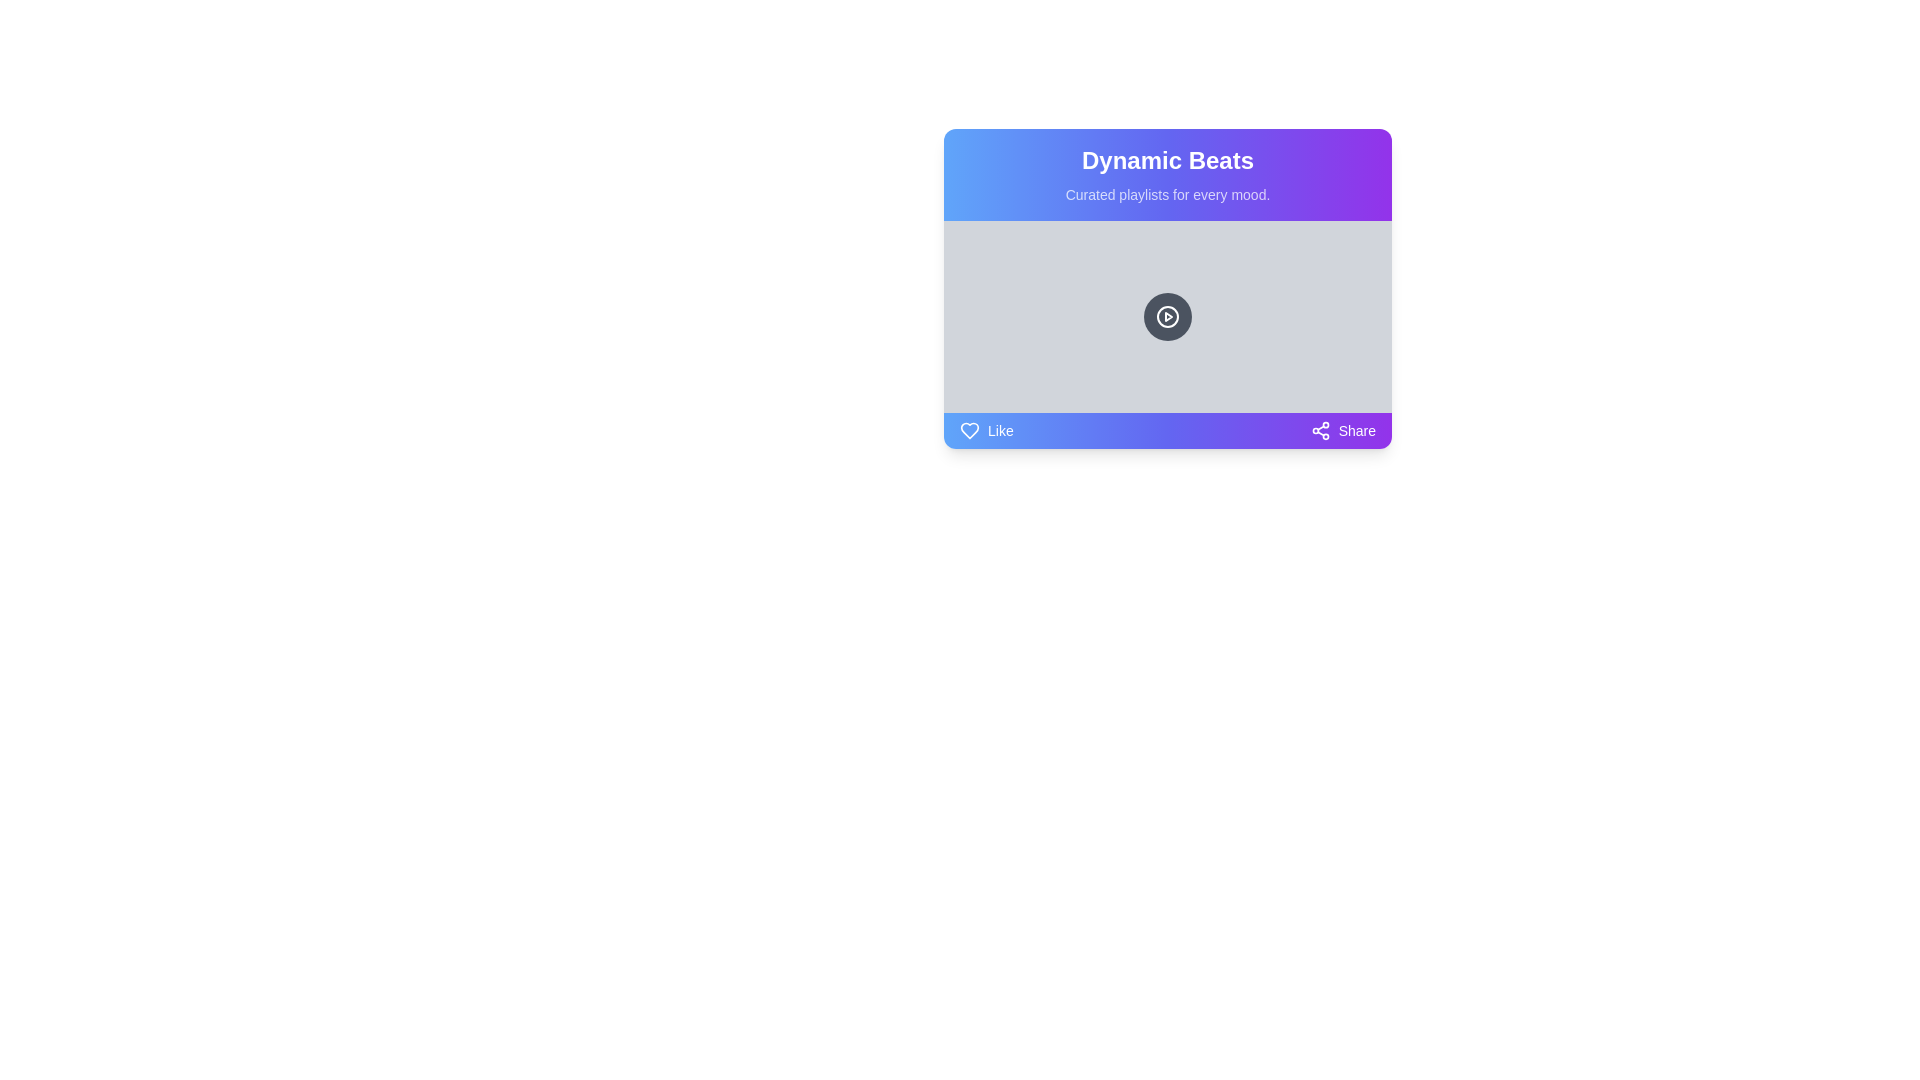 This screenshot has width=1920, height=1080. What do you see at coordinates (1167, 195) in the screenshot?
I see `text label displaying 'Curated playlists for every mood.' located below the heading 'Dynamic Beats' in a colorful card format` at bounding box center [1167, 195].